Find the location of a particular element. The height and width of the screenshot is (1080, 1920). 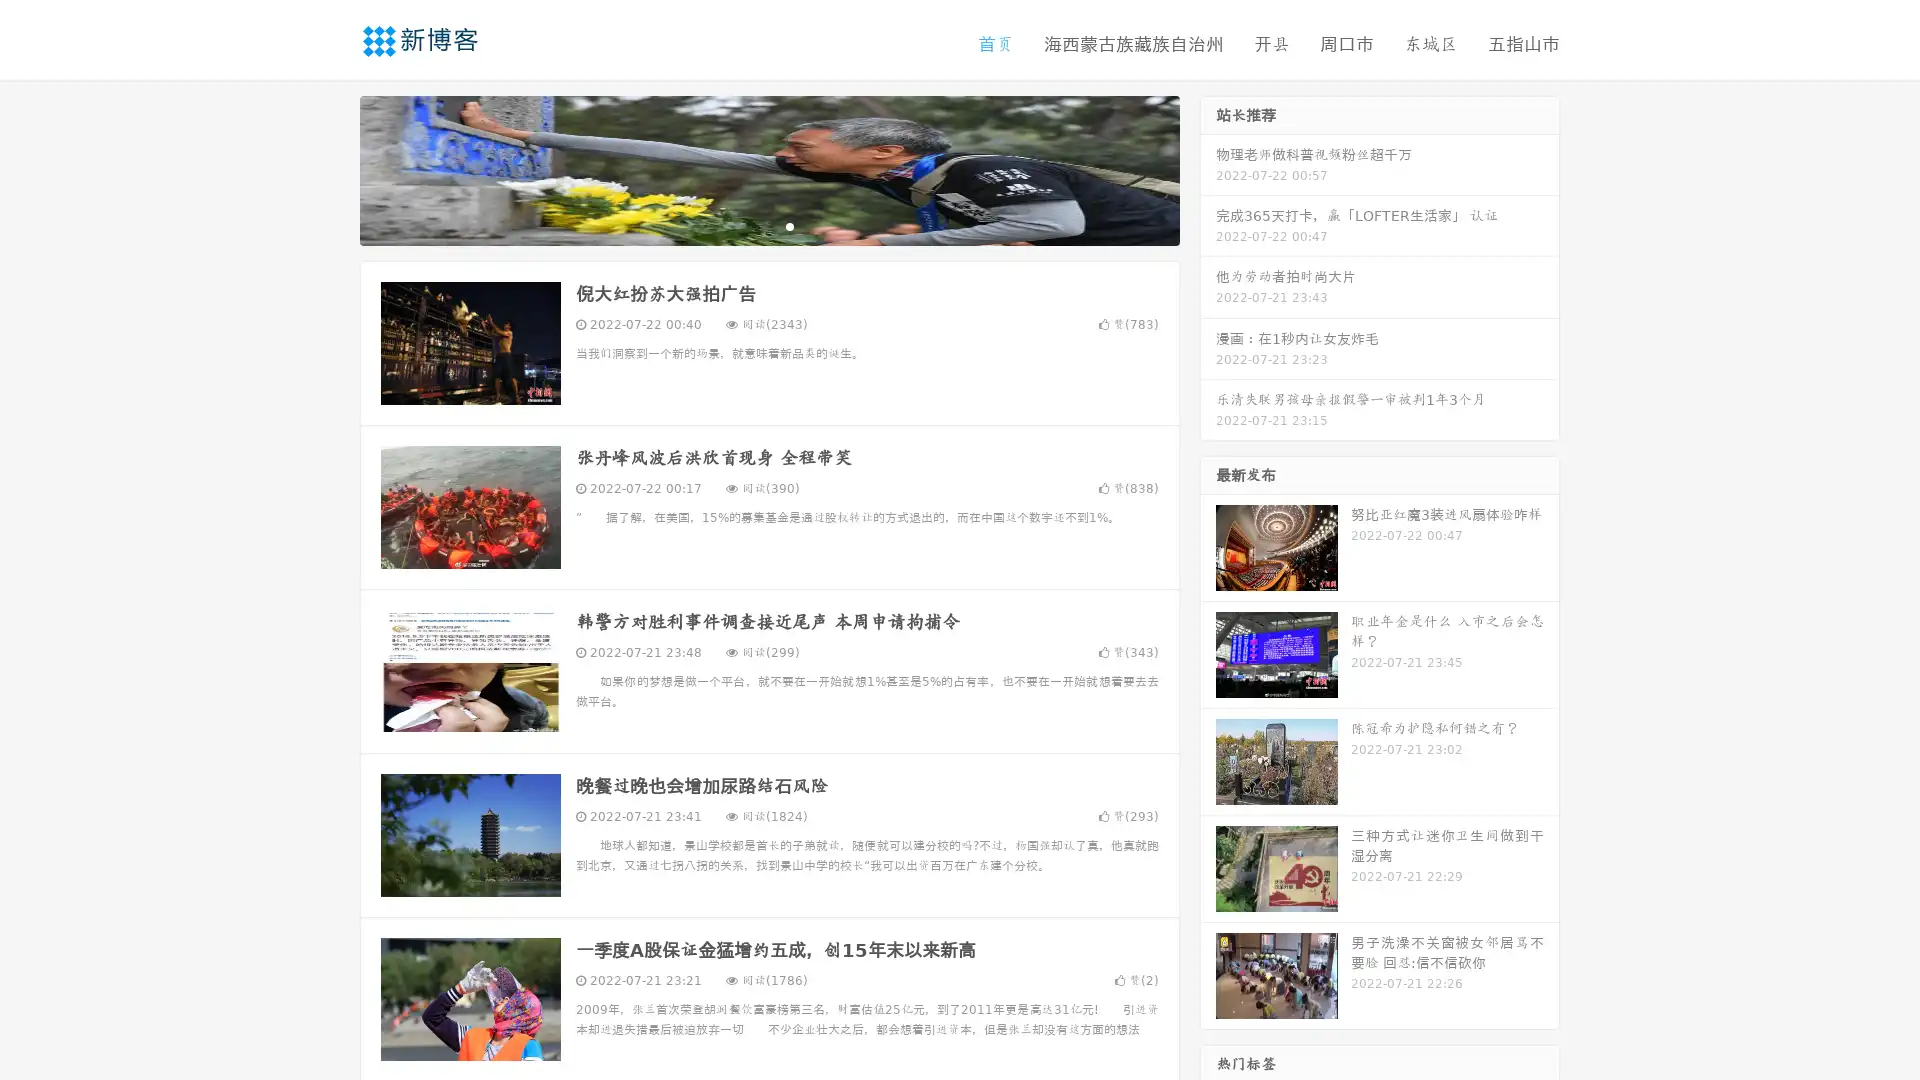

Go to slide 3 is located at coordinates (789, 225).